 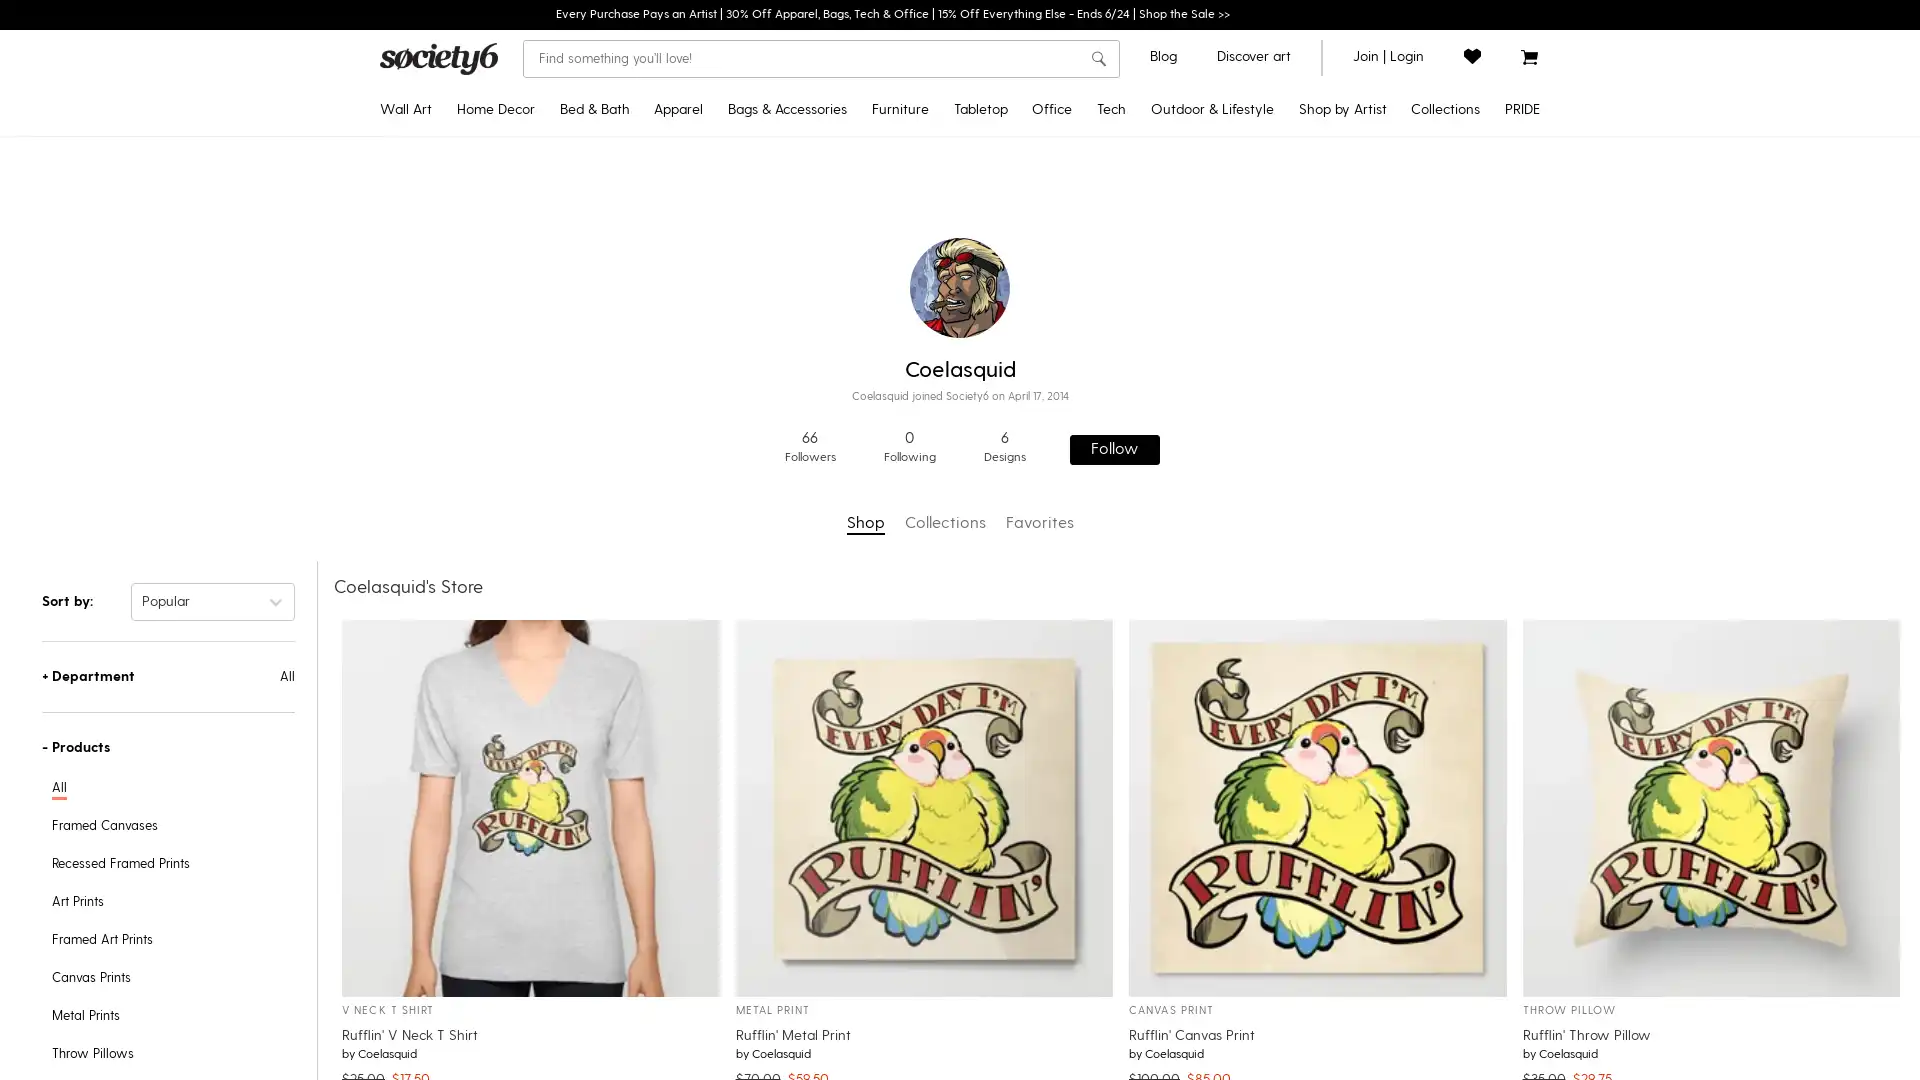 I want to click on Bar Stools, so click(x=934, y=224).